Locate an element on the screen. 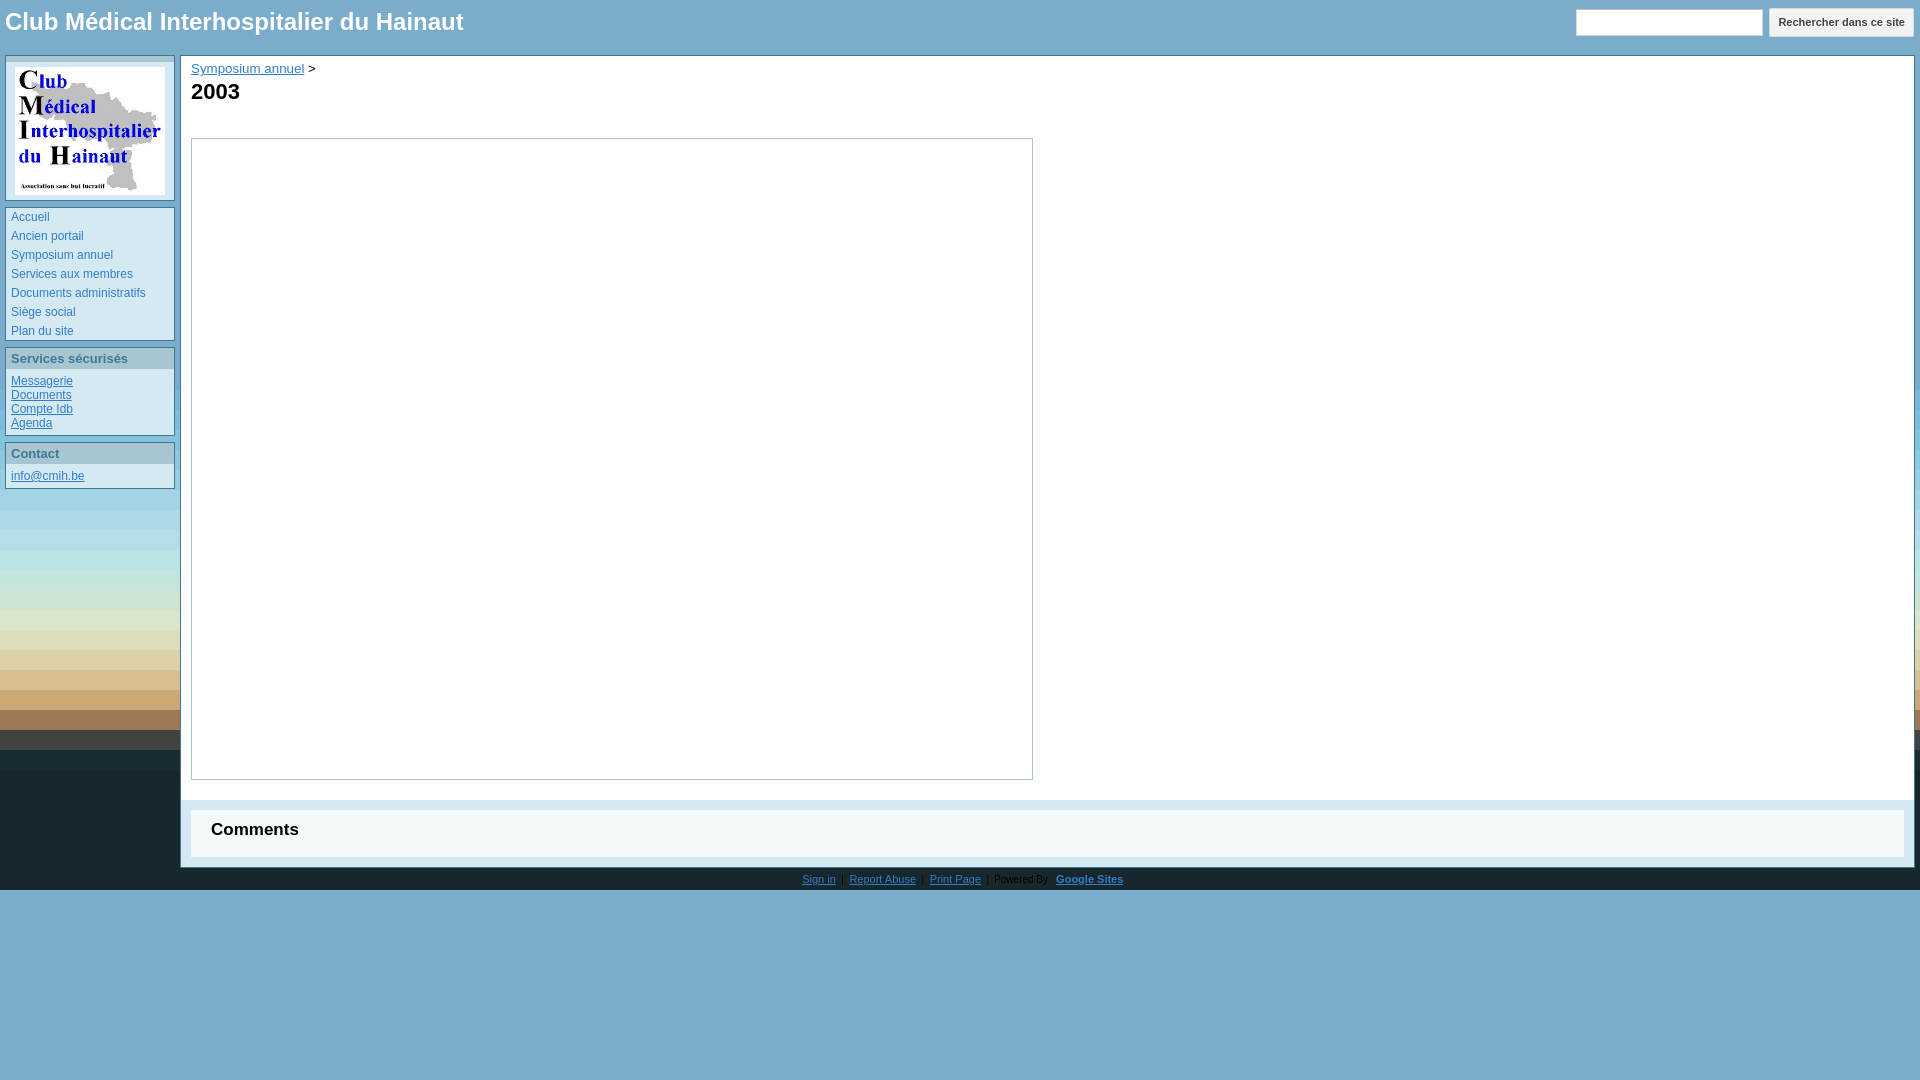 The width and height of the screenshot is (1920, 1080). 'Google Sites' is located at coordinates (1088, 878).